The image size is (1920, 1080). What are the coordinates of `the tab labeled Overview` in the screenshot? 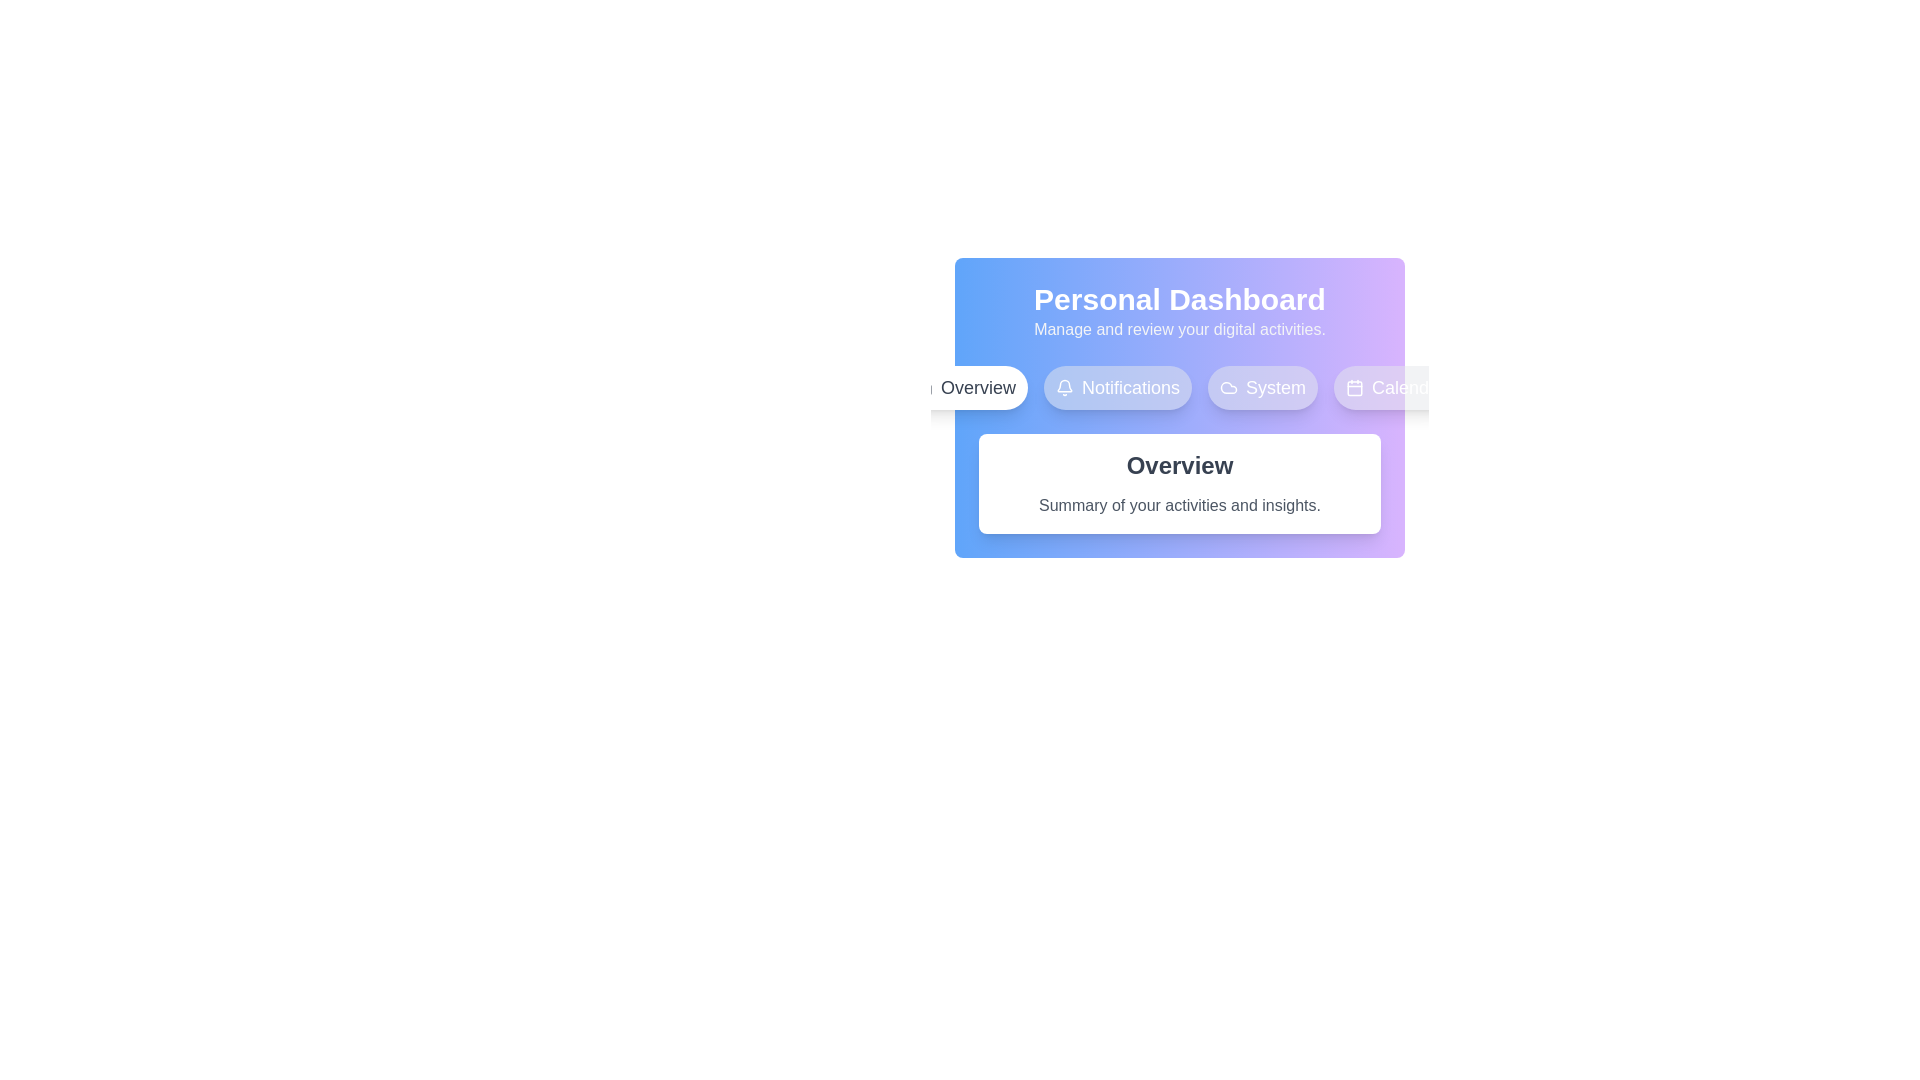 It's located at (964, 388).